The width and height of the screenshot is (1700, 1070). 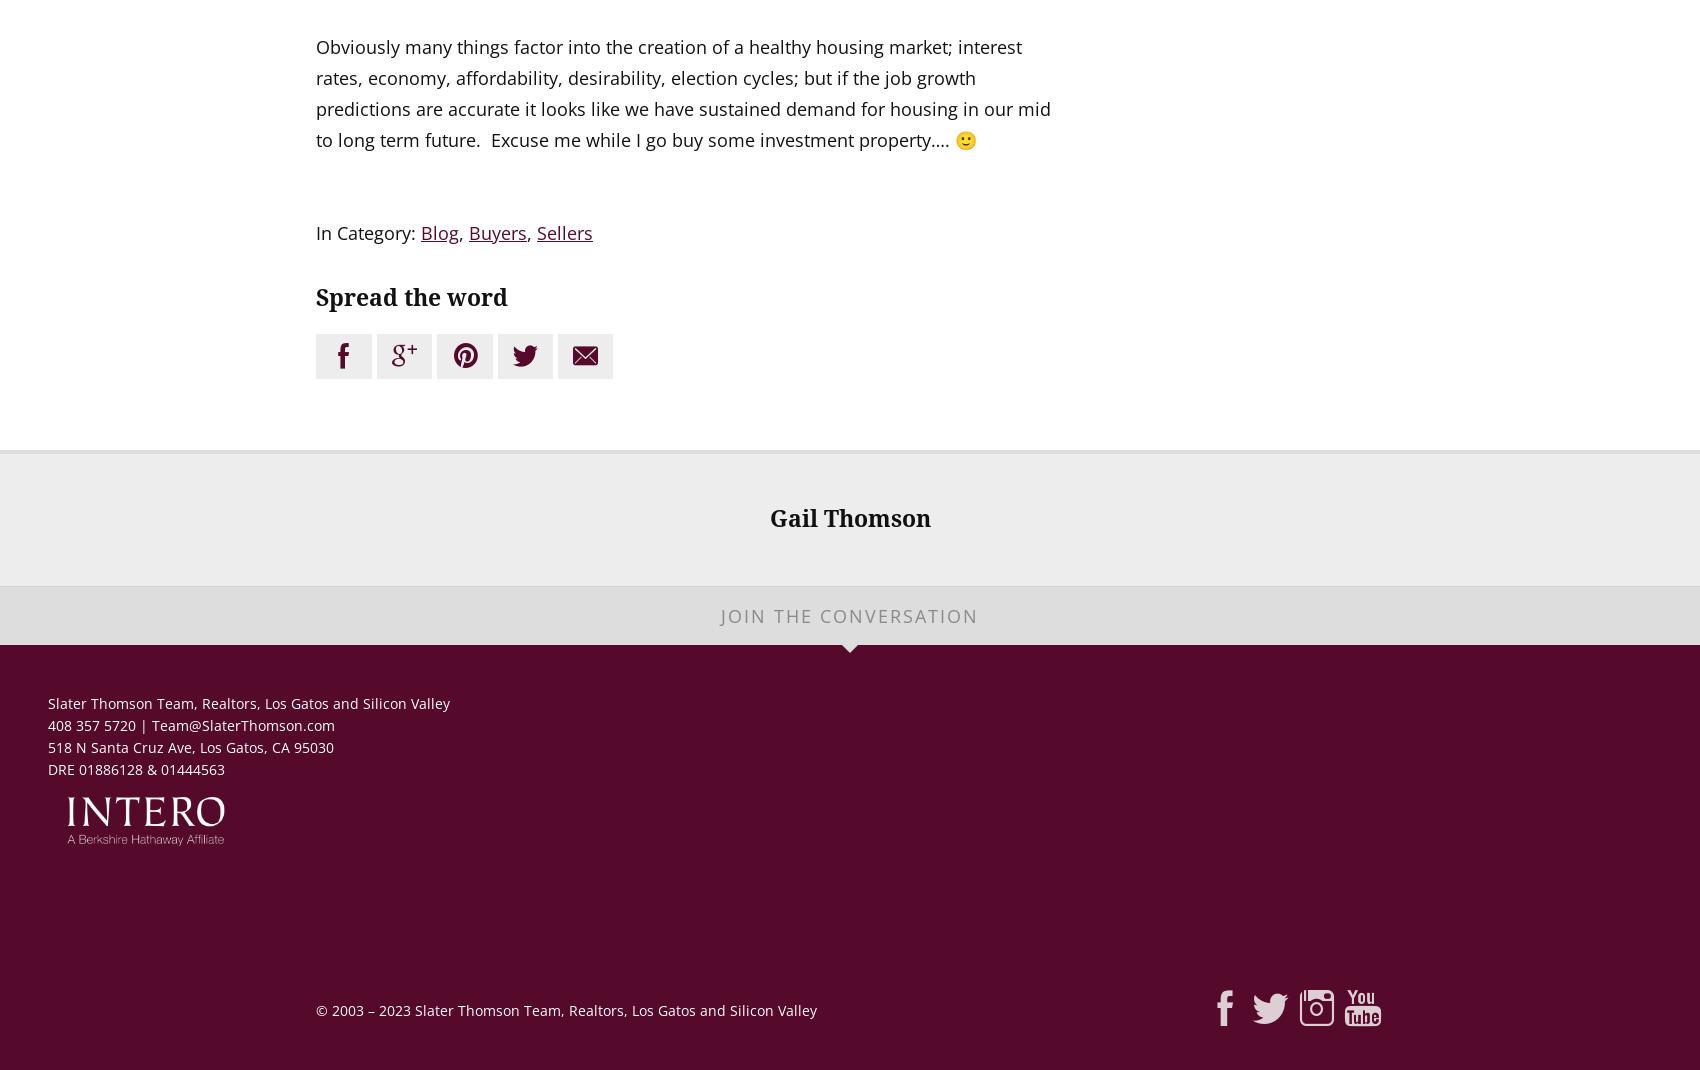 What do you see at coordinates (190, 724) in the screenshot?
I see `'408 357 5720 | Team@SlaterThomson.com'` at bounding box center [190, 724].